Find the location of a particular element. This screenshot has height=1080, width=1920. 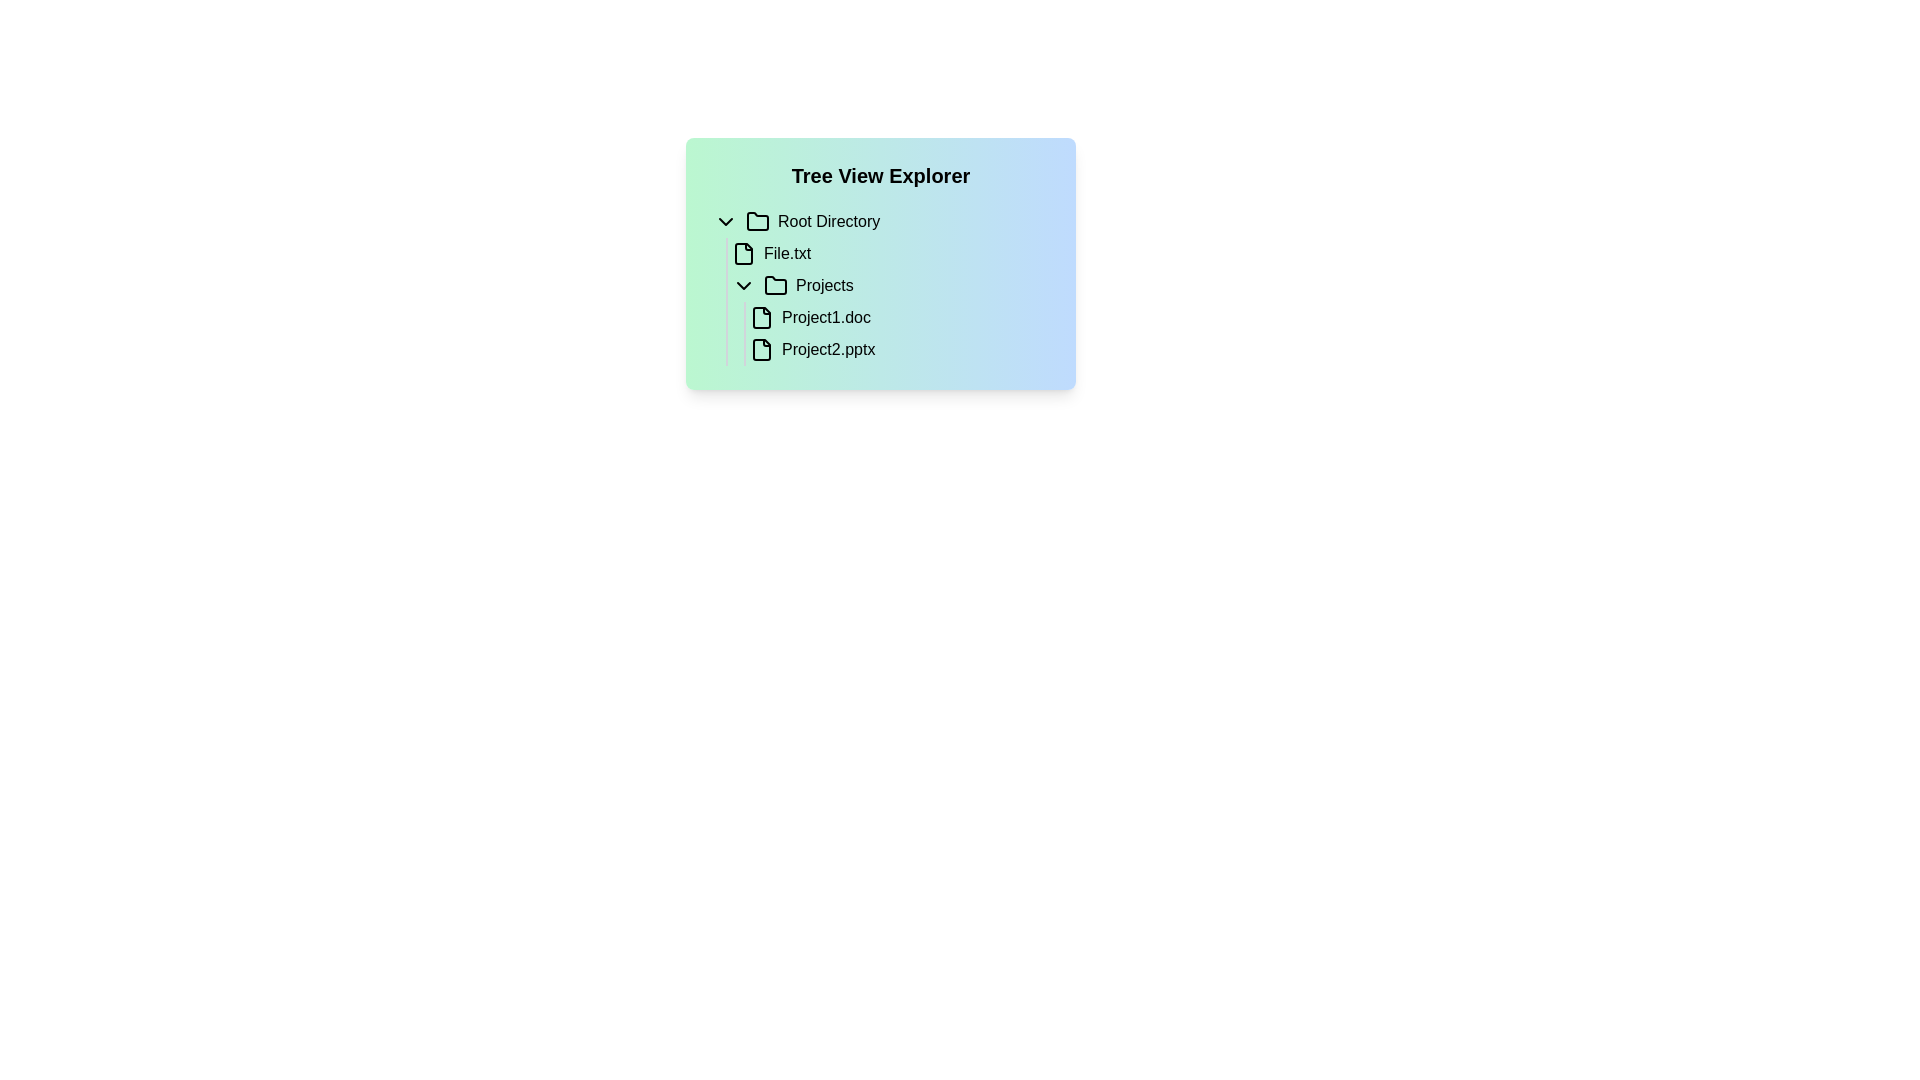

the 'Projects' collapsible folder item in the tree view is located at coordinates (888, 285).